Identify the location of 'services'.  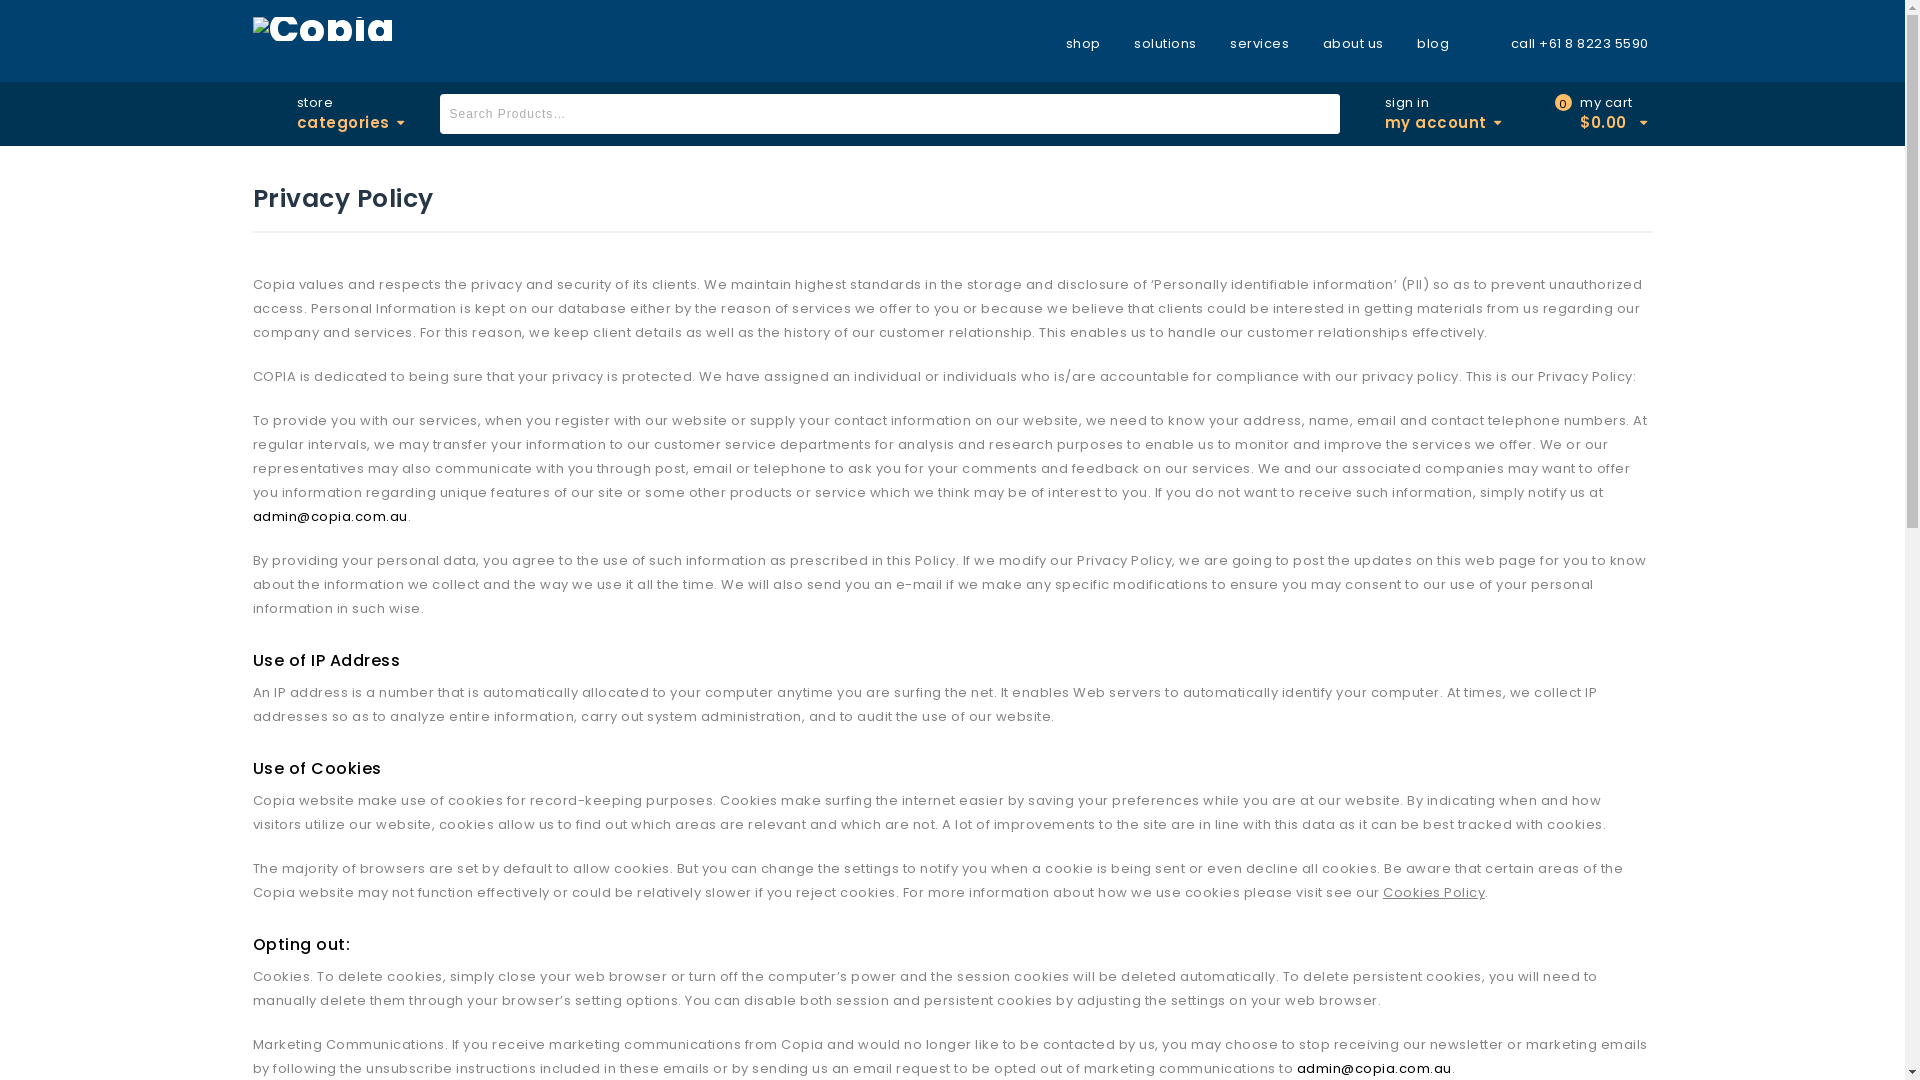
(1258, 42).